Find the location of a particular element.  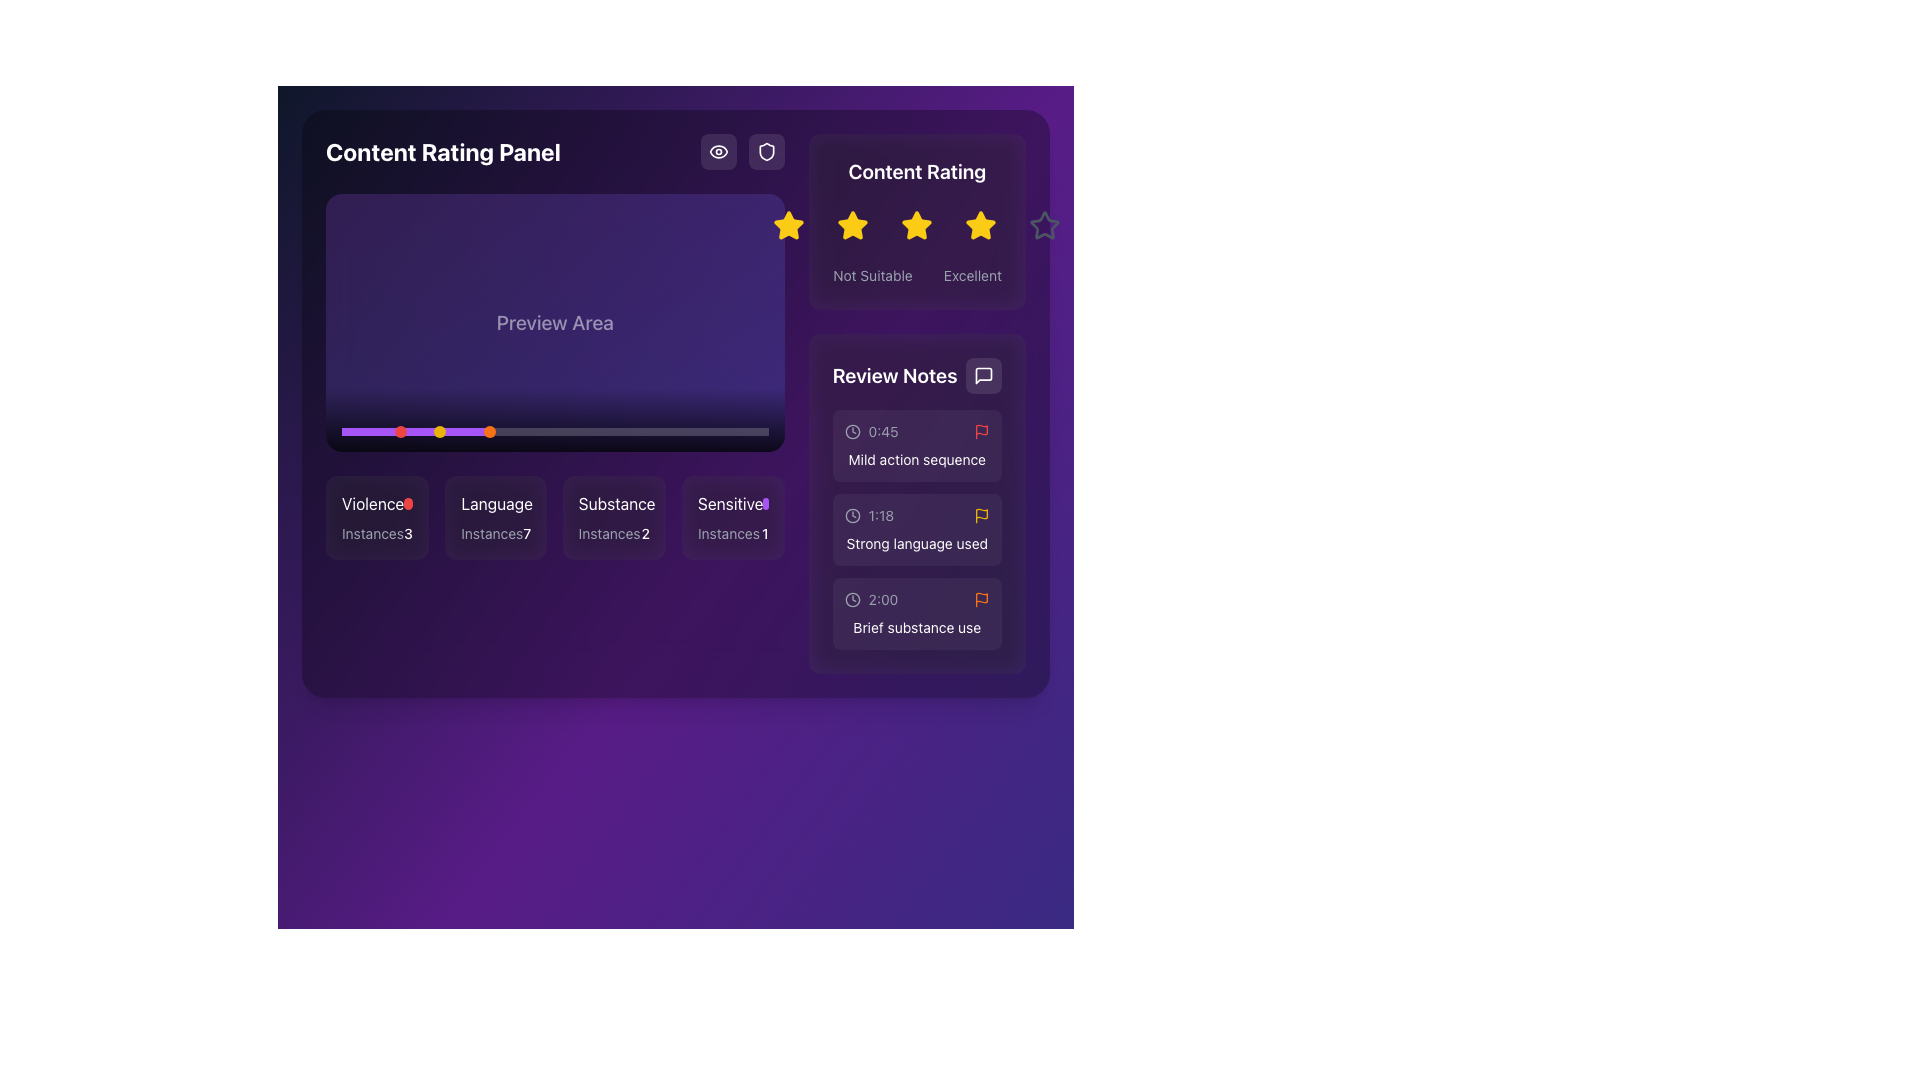

the timestamp marker text element is located at coordinates (869, 515).